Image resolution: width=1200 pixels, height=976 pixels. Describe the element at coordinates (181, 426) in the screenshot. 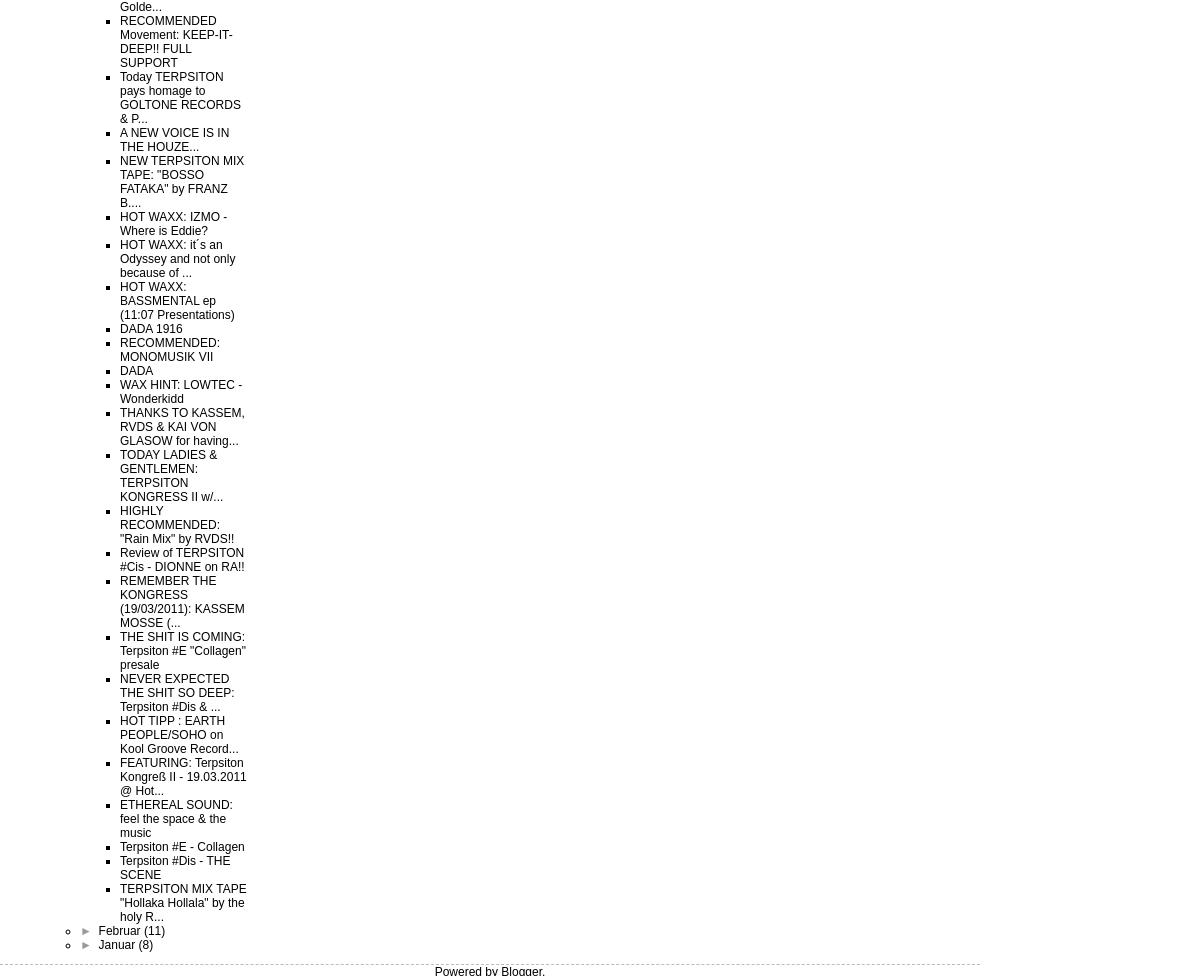

I see `'THANKS TO KASSEM, RVDS & KAI VON GLASOW for having...'` at that location.